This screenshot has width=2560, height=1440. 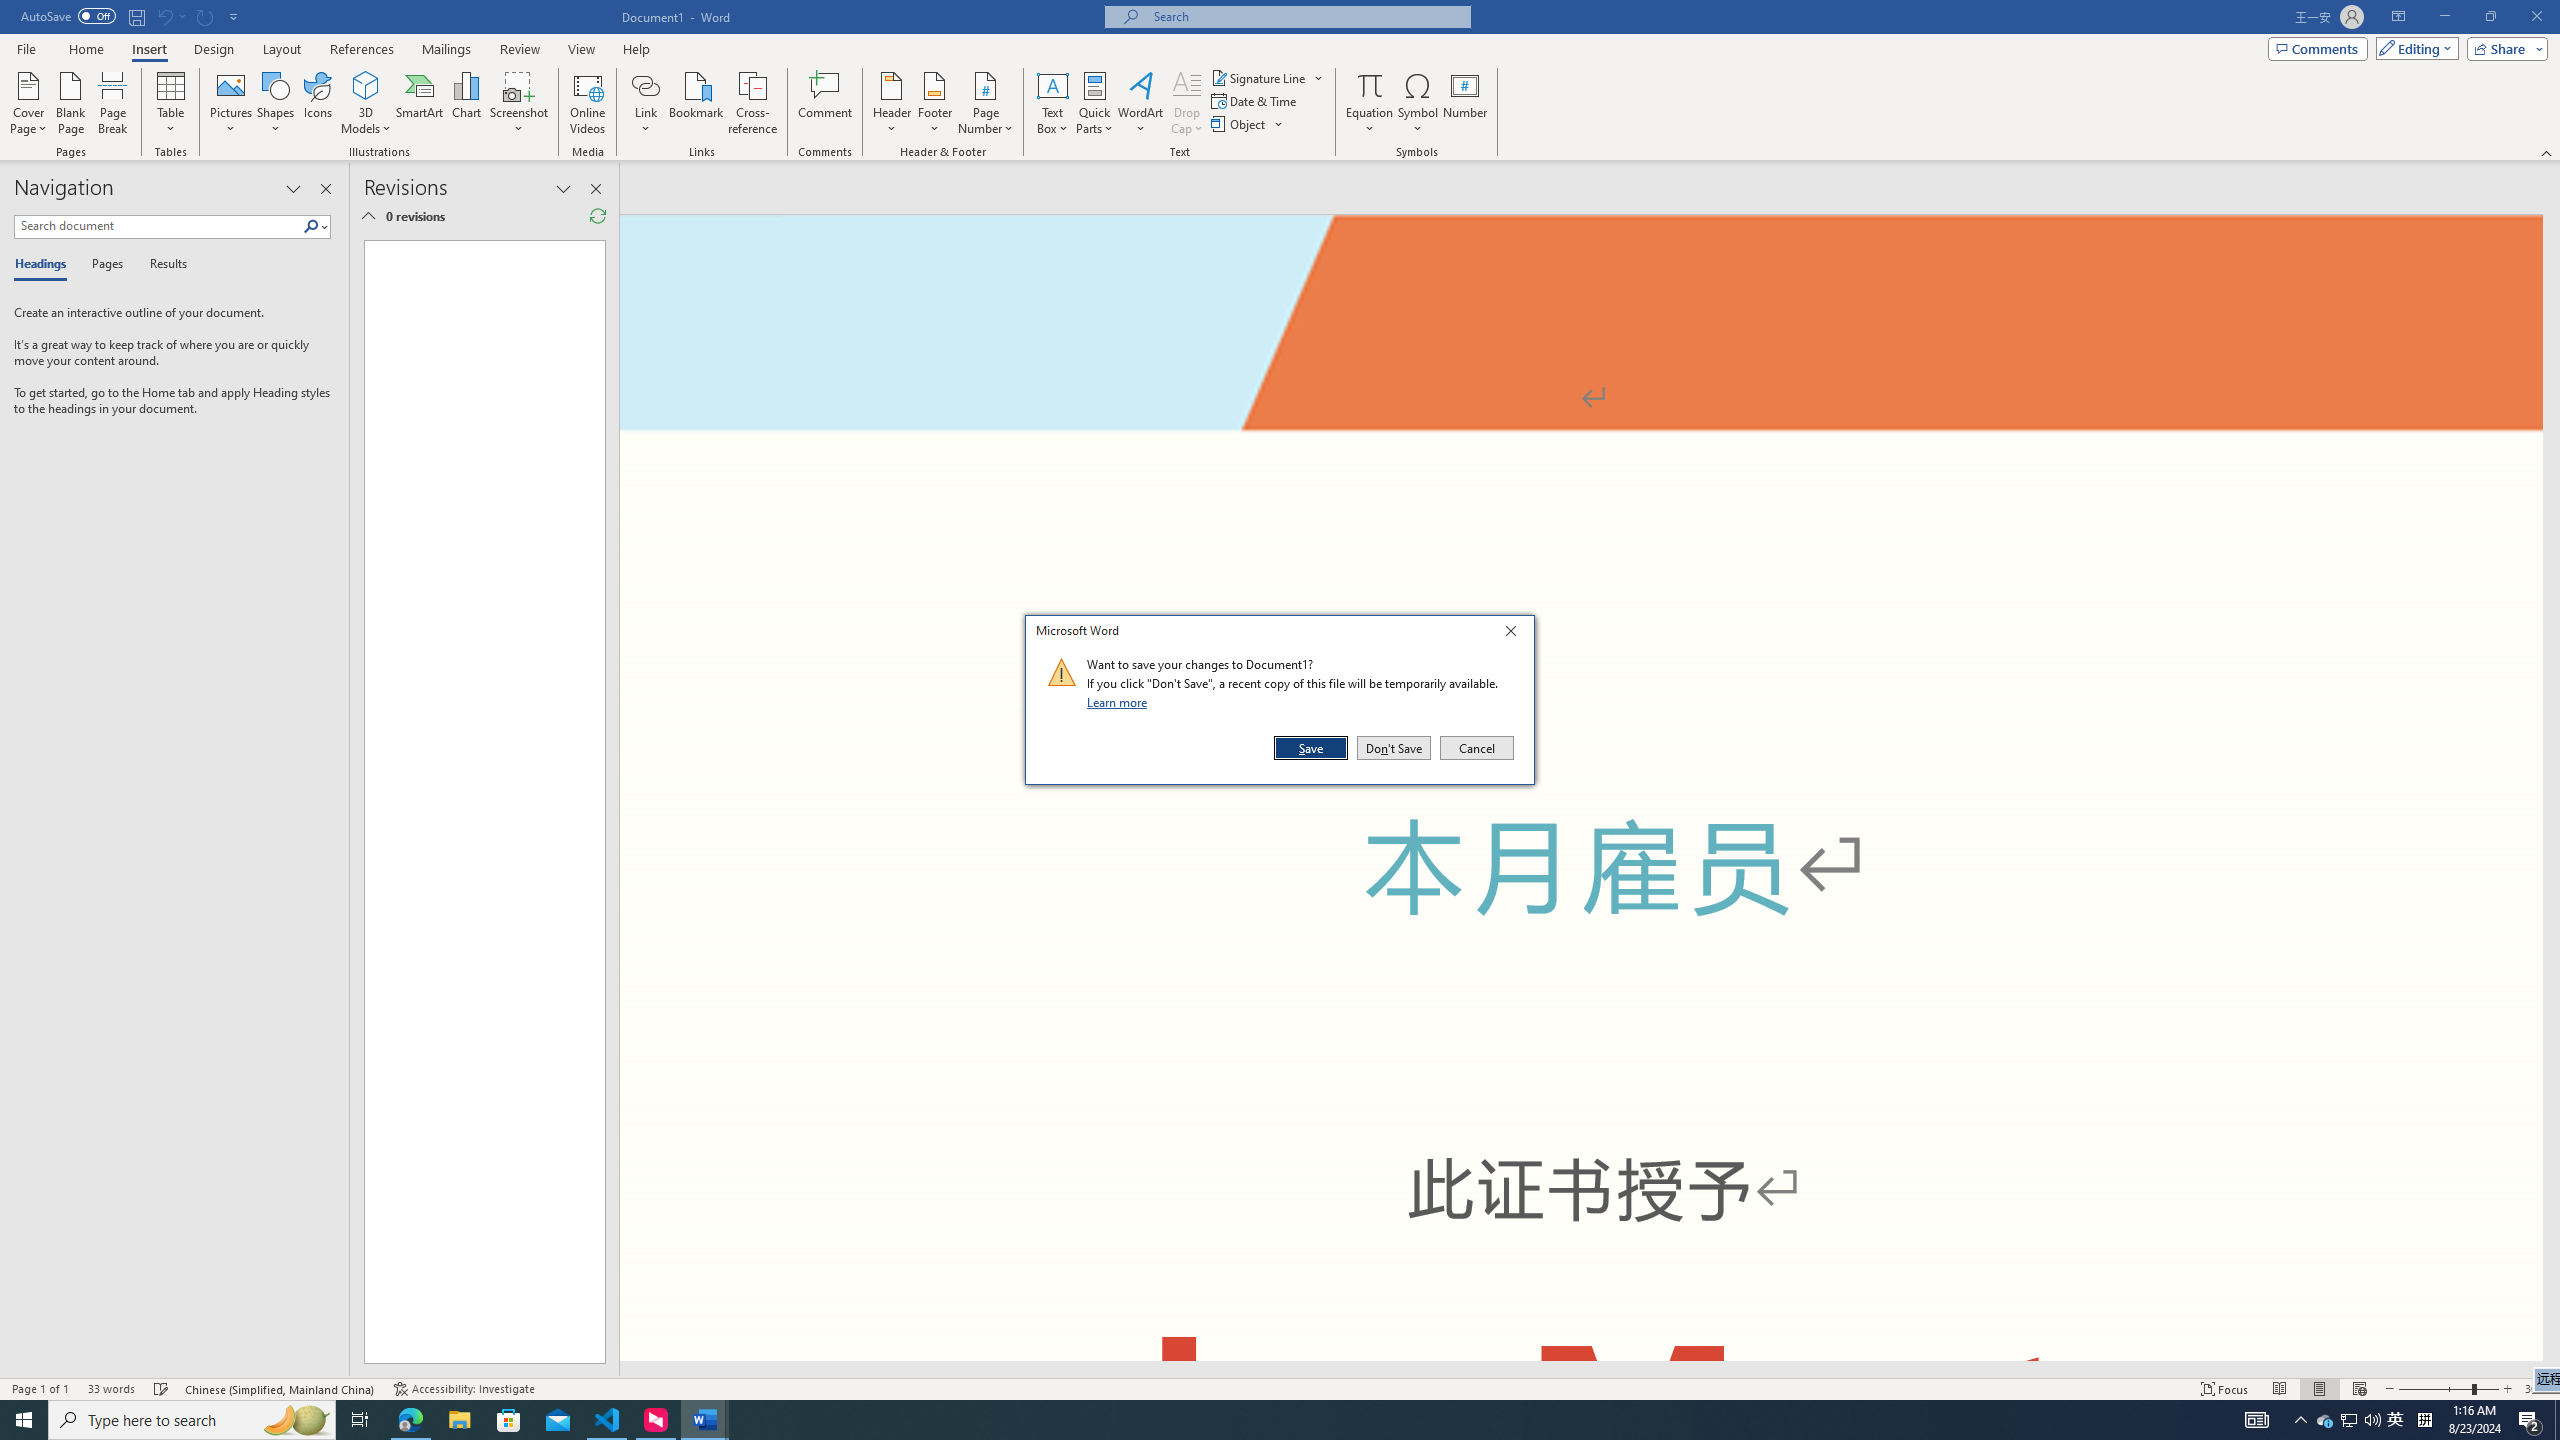 I want to click on 'Date & Time...', so click(x=1255, y=99).